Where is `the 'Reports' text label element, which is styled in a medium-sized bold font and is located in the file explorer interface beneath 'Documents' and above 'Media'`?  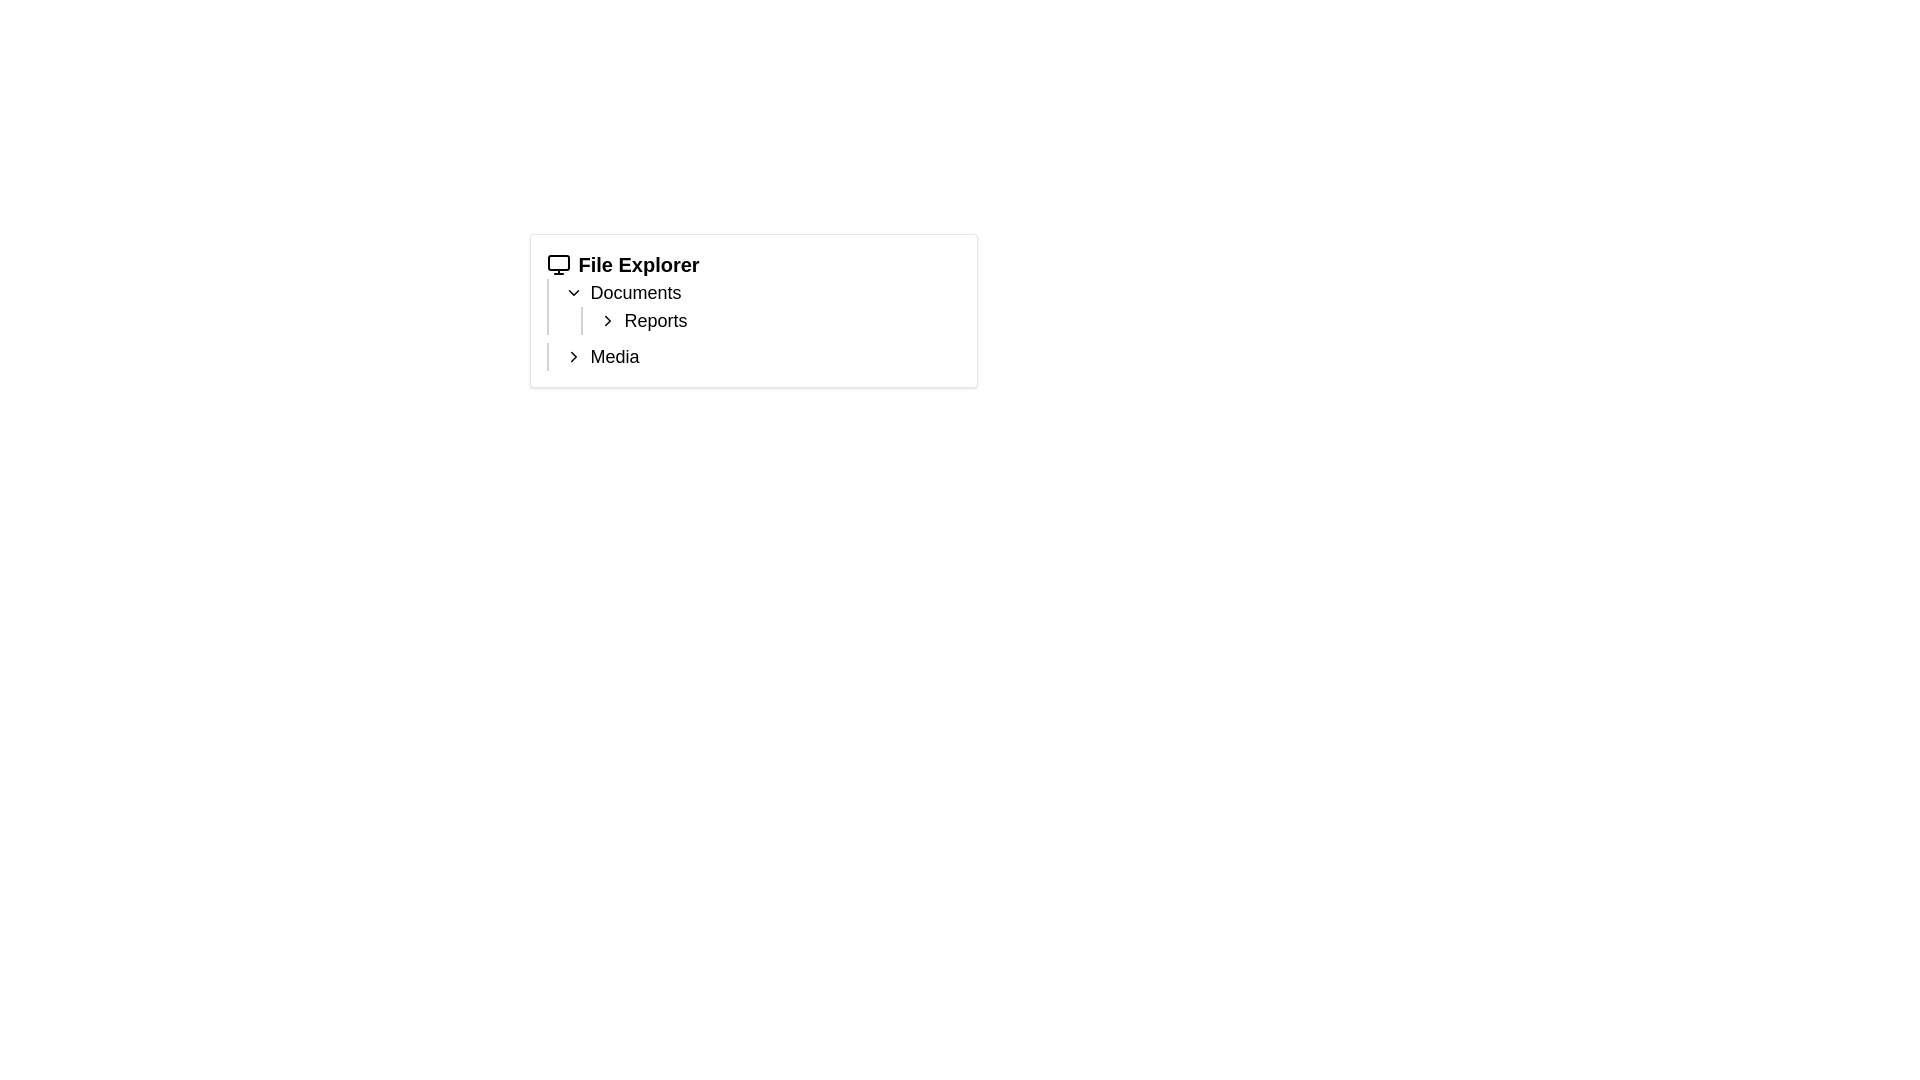
the 'Reports' text label element, which is styled in a medium-sized bold font and is located in the file explorer interface beneath 'Documents' and above 'Media' is located at coordinates (656, 319).